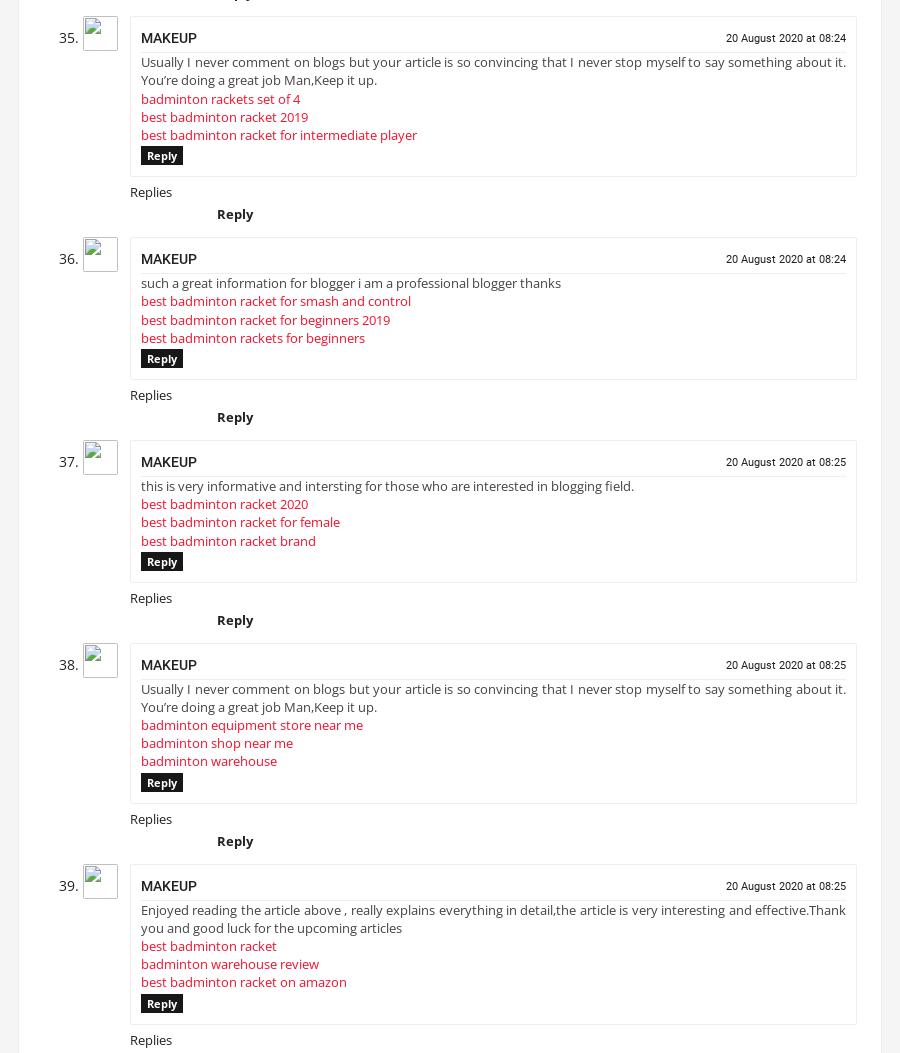 Image resolution: width=900 pixels, height=1053 pixels. What do you see at coordinates (251, 343) in the screenshot?
I see `'best badminton rackets for beginners'` at bounding box center [251, 343].